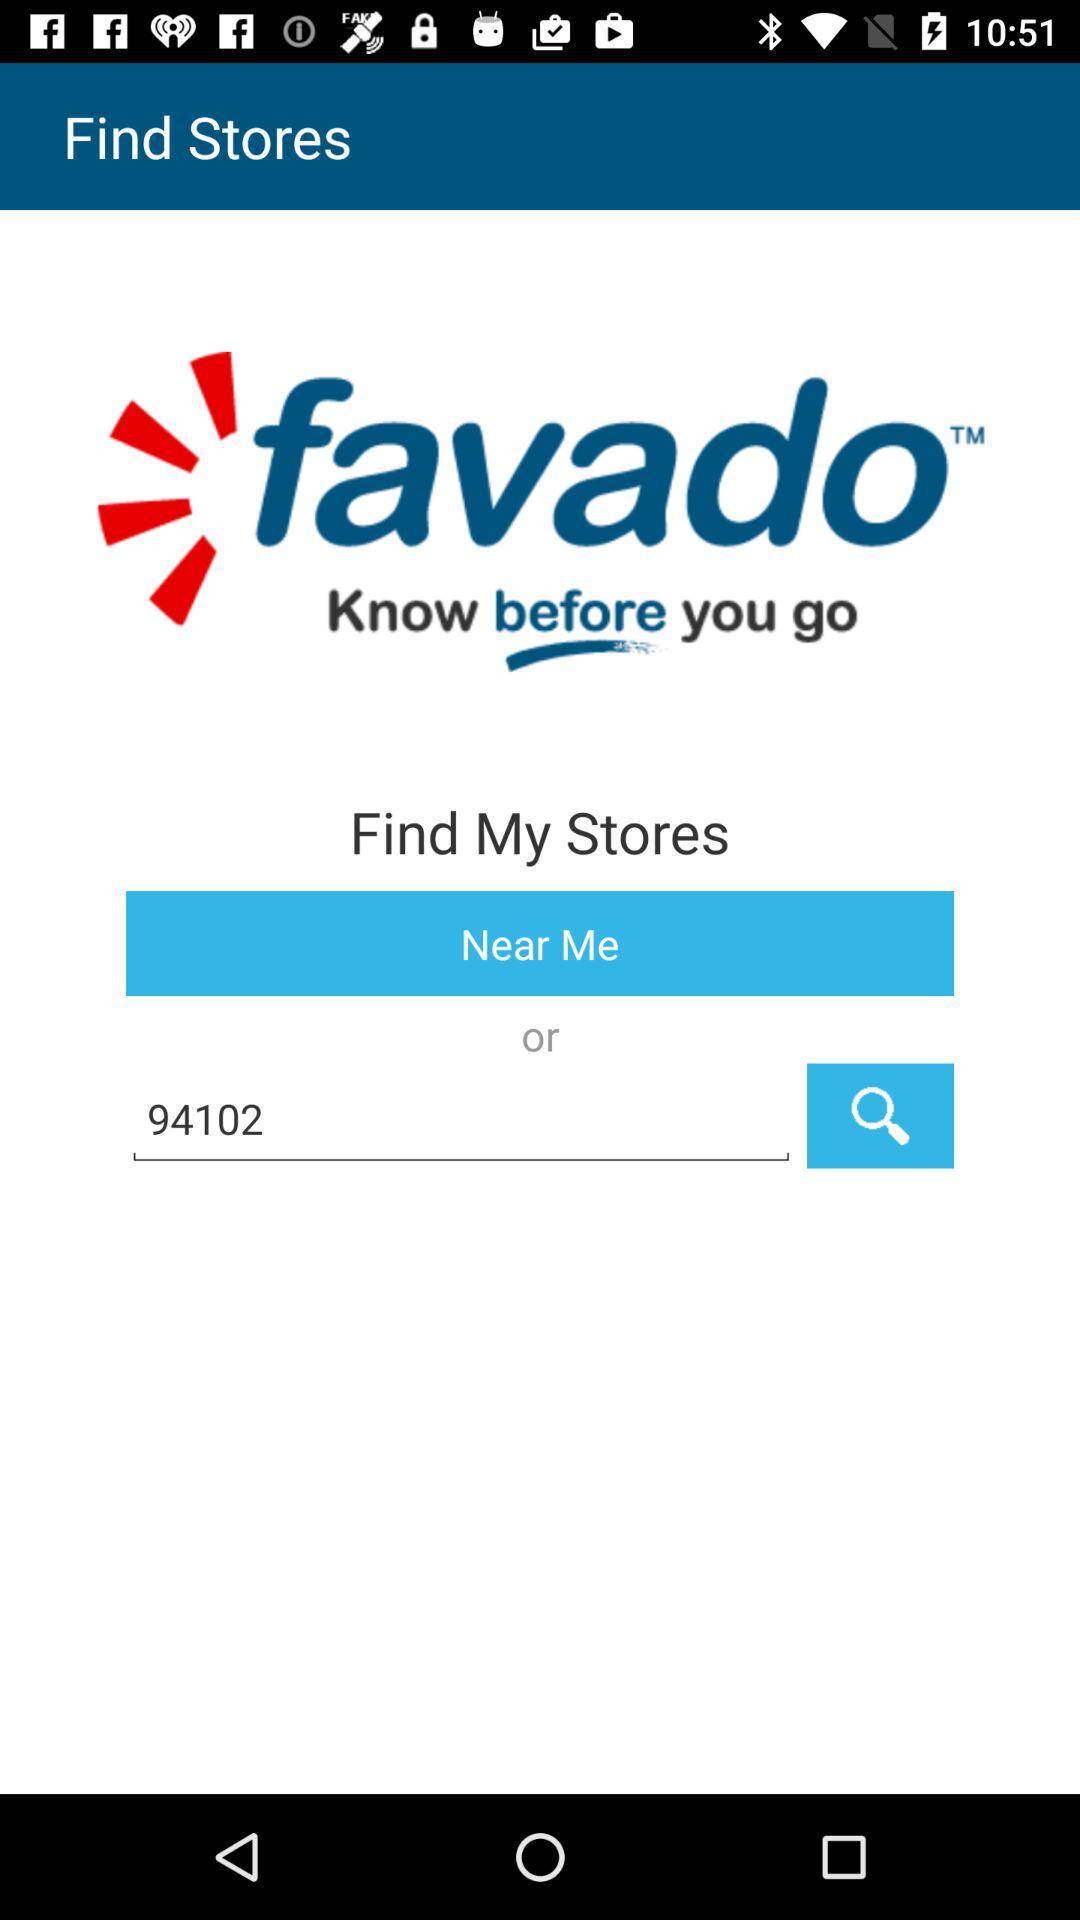 The height and width of the screenshot is (1920, 1080). What do you see at coordinates (879, 1115) in the screenshot?
I see `icon on the right` at bounding box center [879, 1115].